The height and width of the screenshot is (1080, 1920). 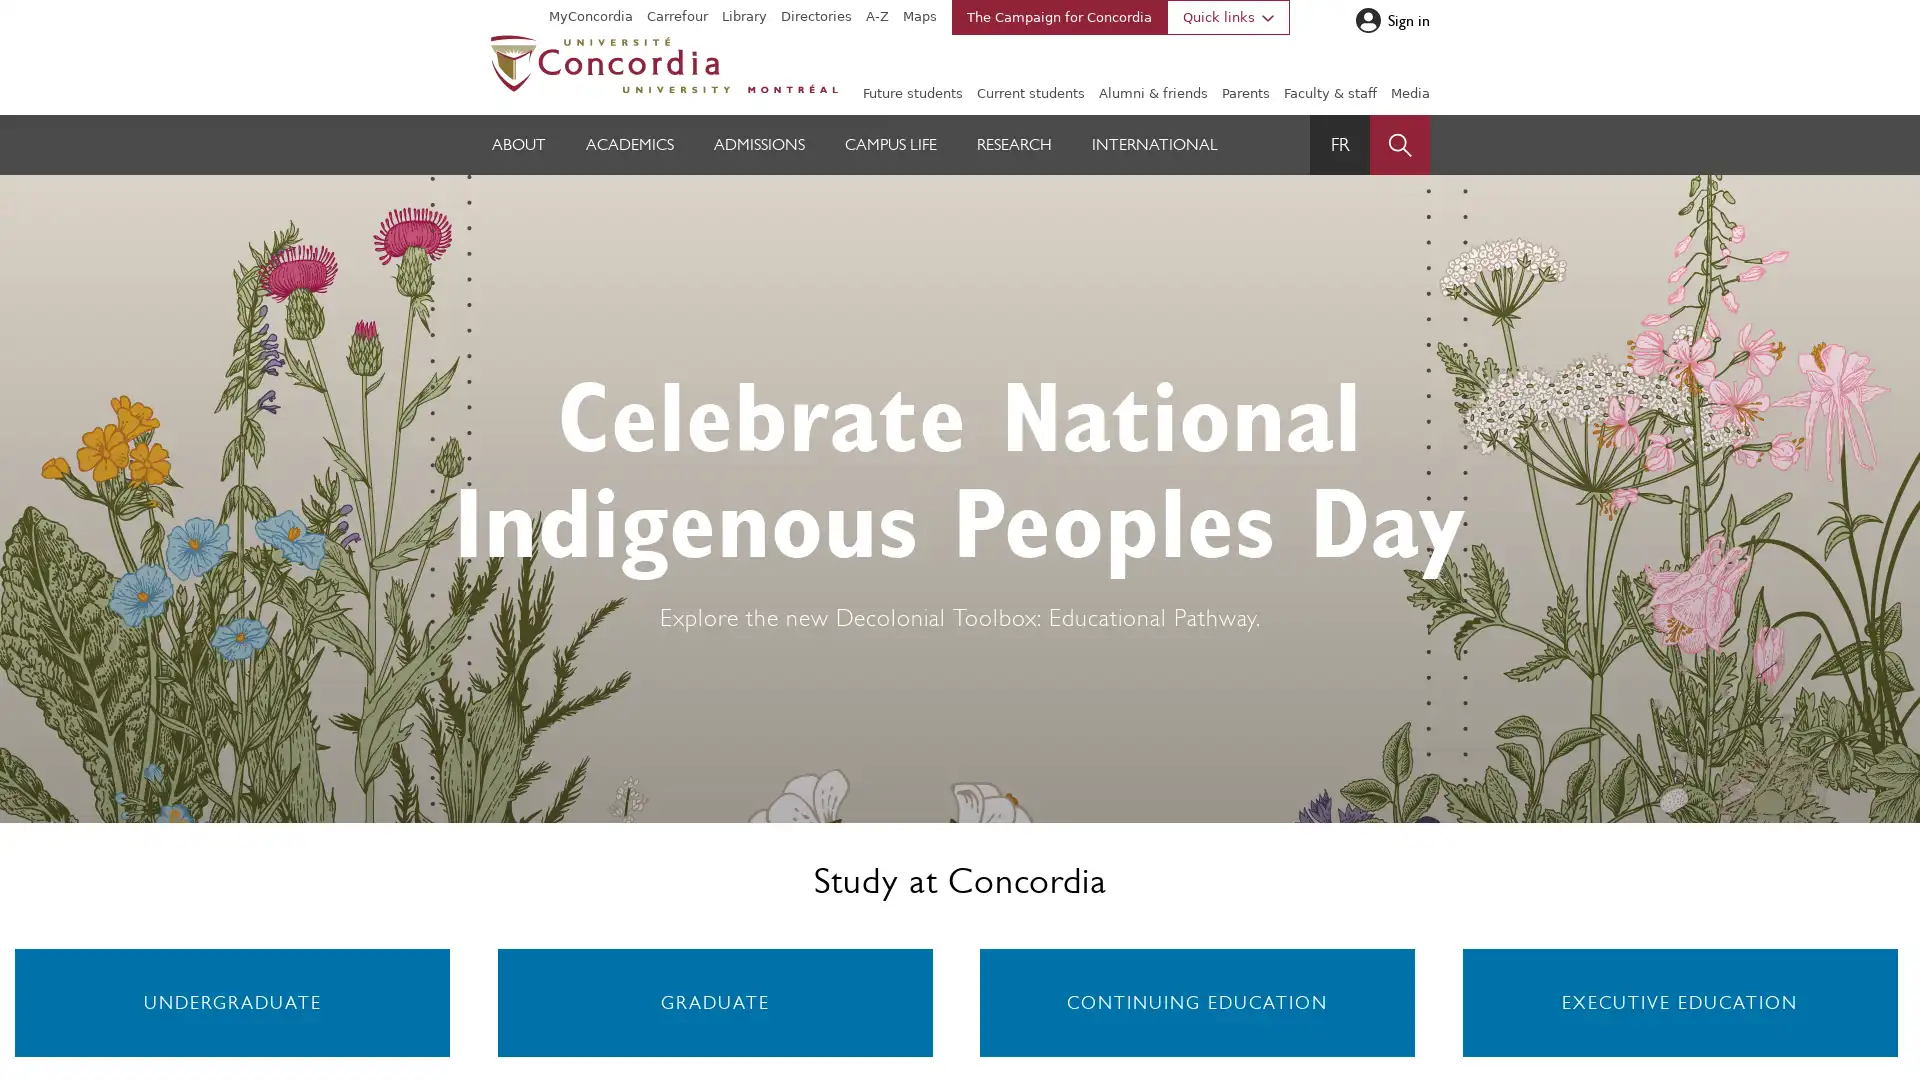 What do you see at coordinates (1399, 144) in the screenshot?
I see `Site search` at bounding box center [1399, 144].